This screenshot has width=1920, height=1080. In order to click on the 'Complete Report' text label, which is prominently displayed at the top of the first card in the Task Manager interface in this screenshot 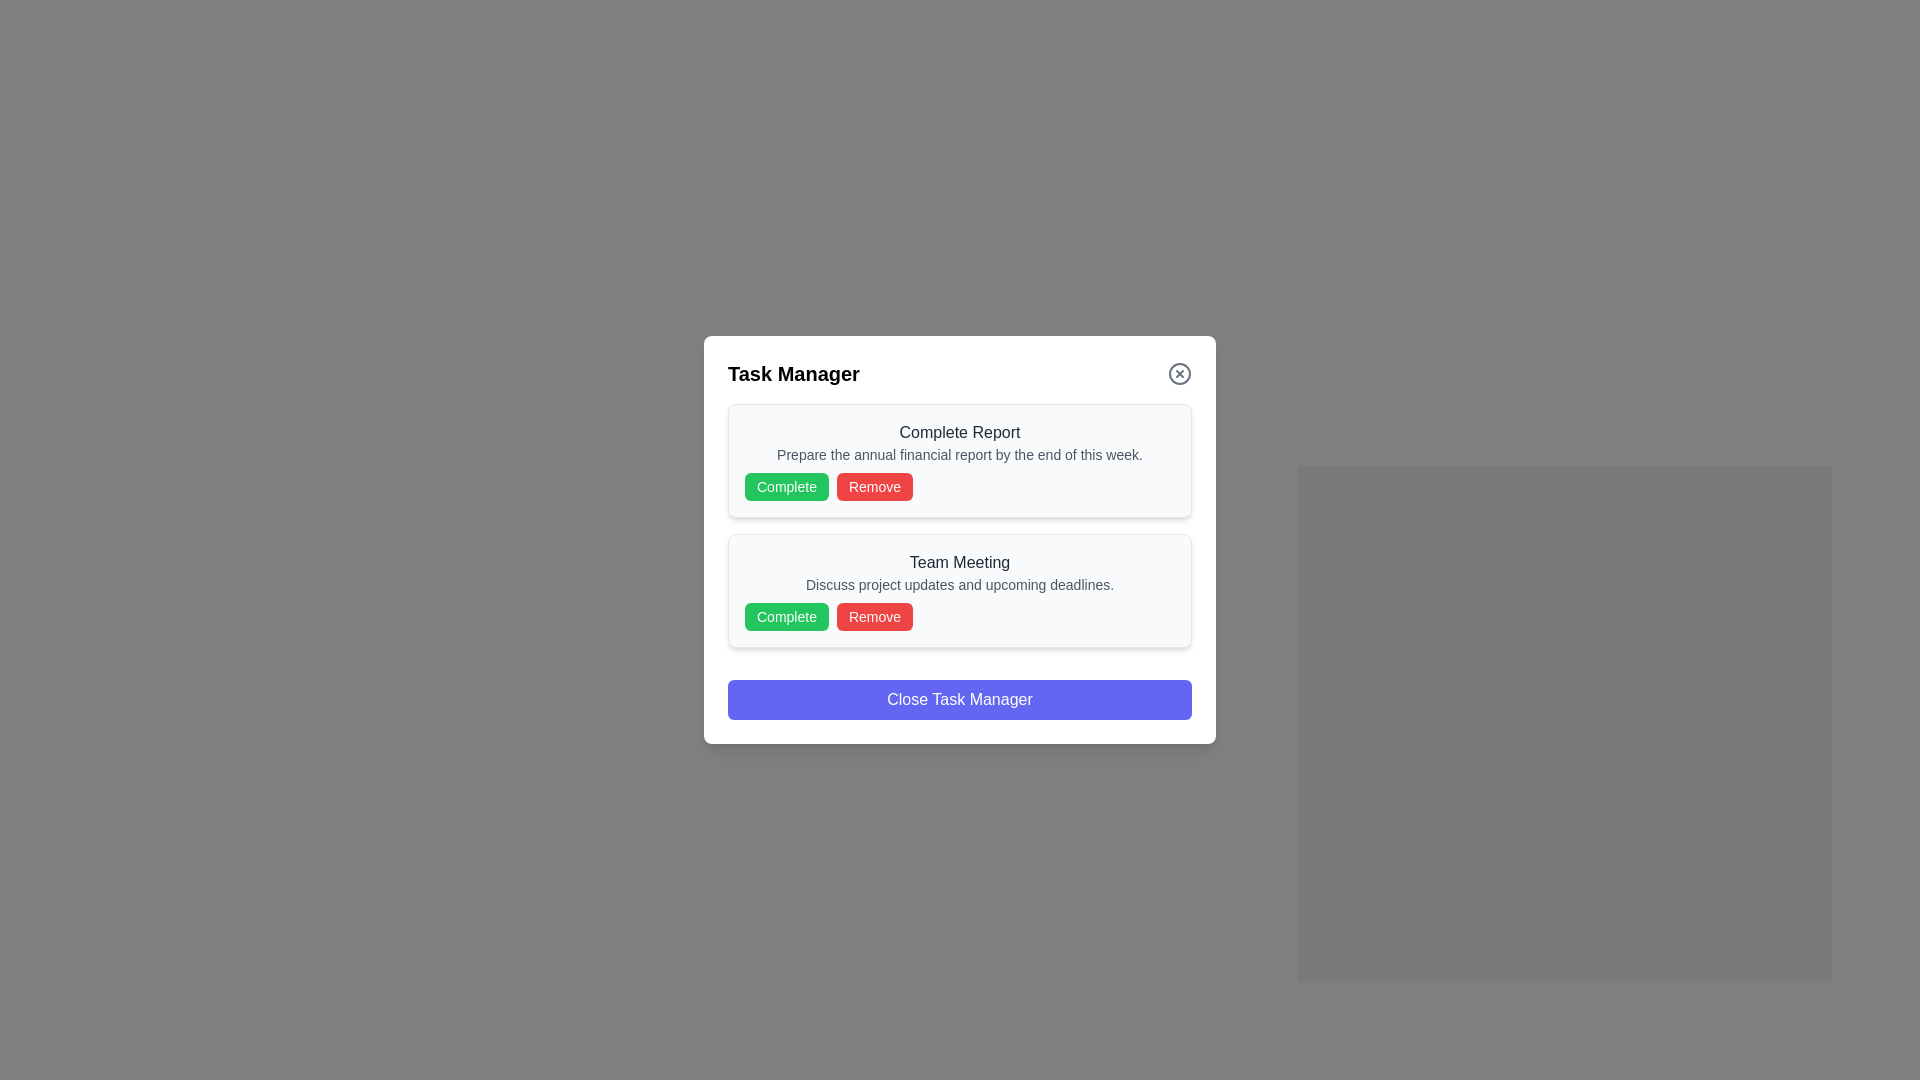, I will do `click(960, 431)`.